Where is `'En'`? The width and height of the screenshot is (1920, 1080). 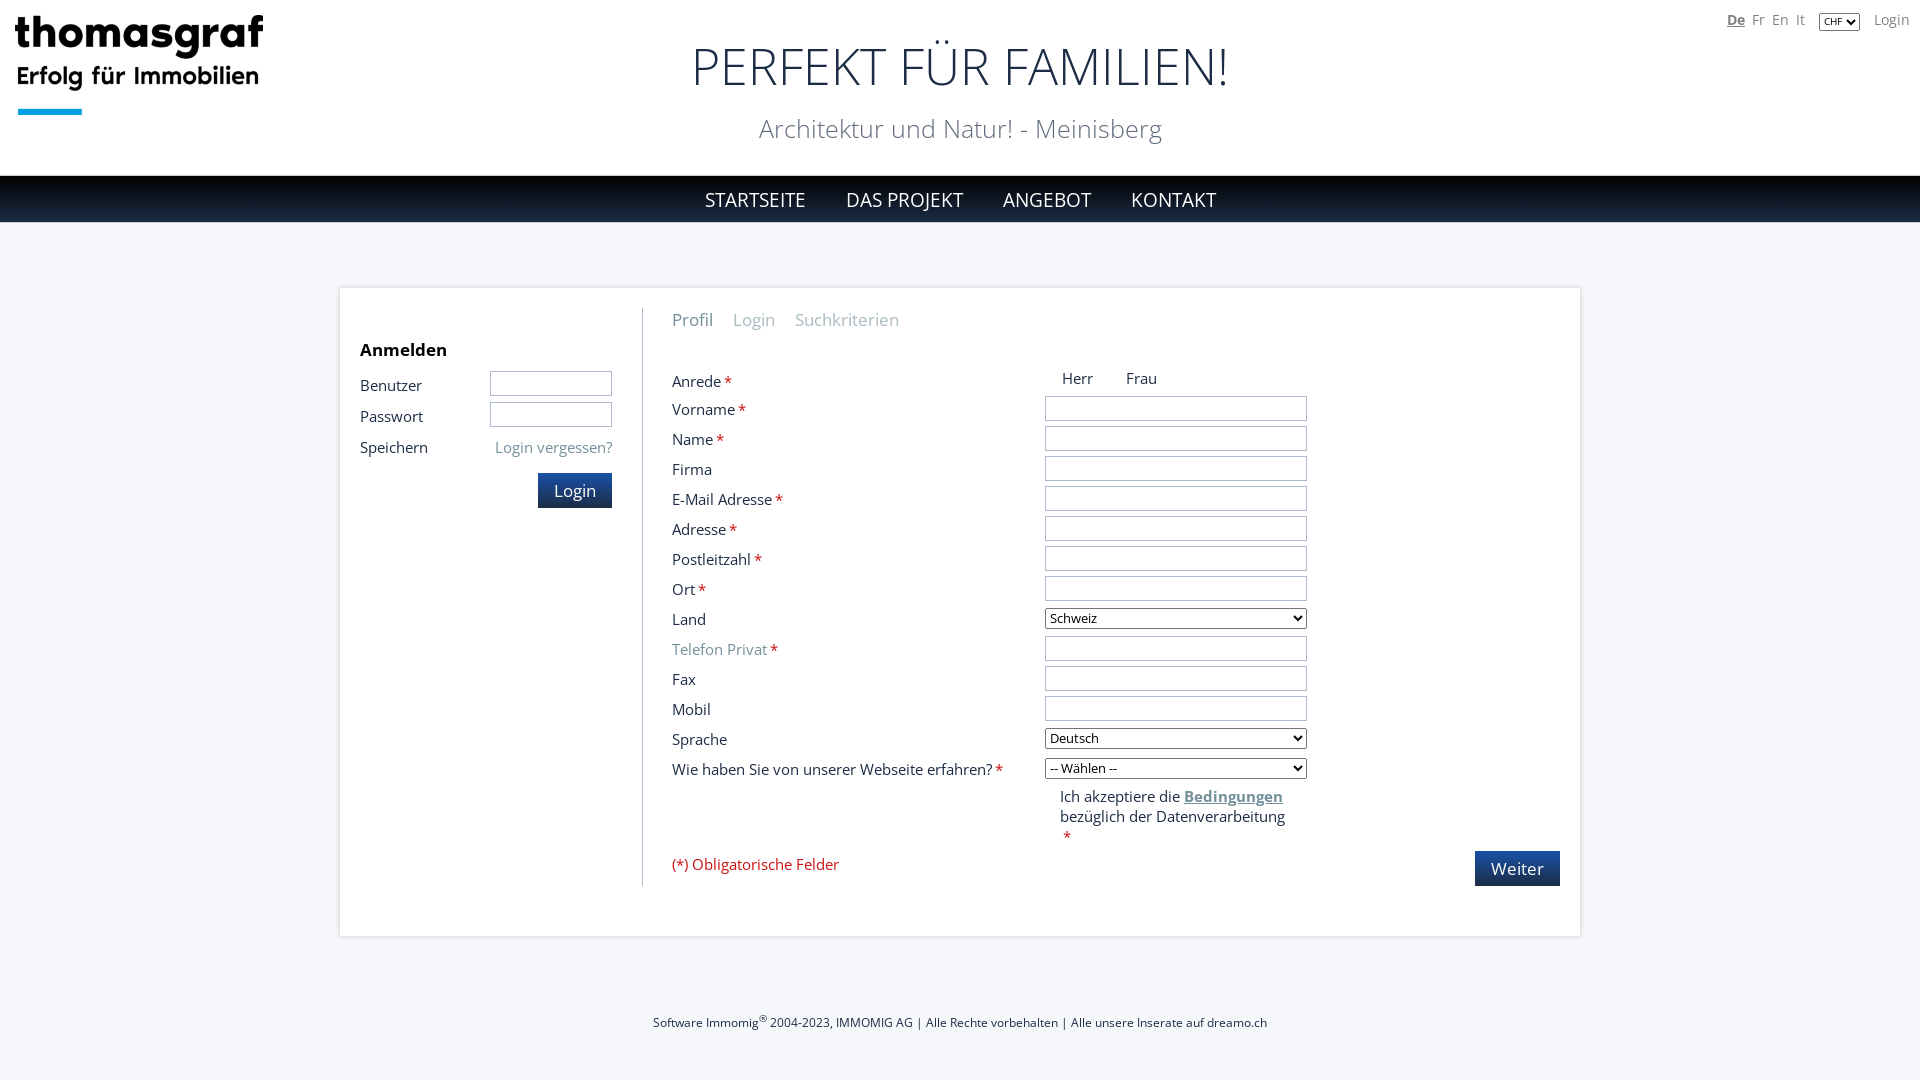 'En' is located at coordinates (1780, 19).